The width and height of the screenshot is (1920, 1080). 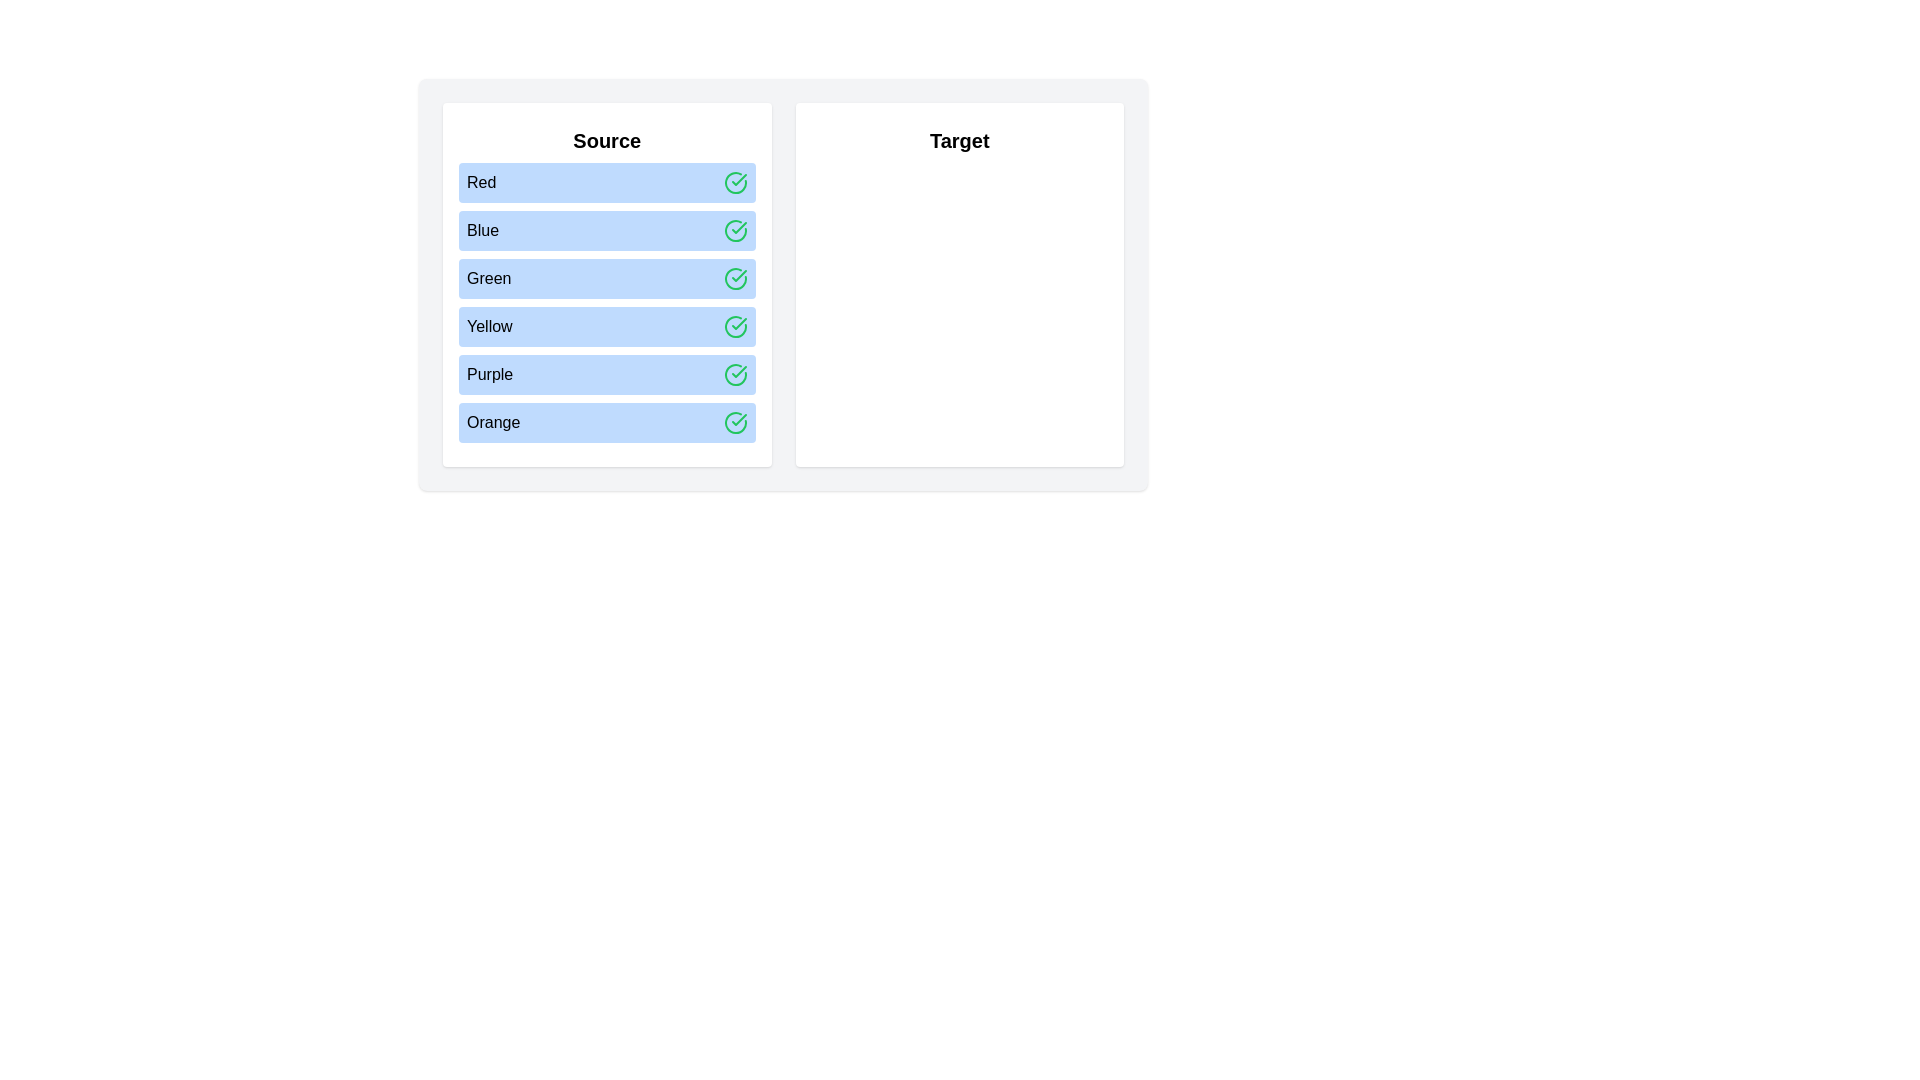 I want to click on green check icon next to the item Blue in the Source list to move it to the Target list, so click(x=734, y=230).